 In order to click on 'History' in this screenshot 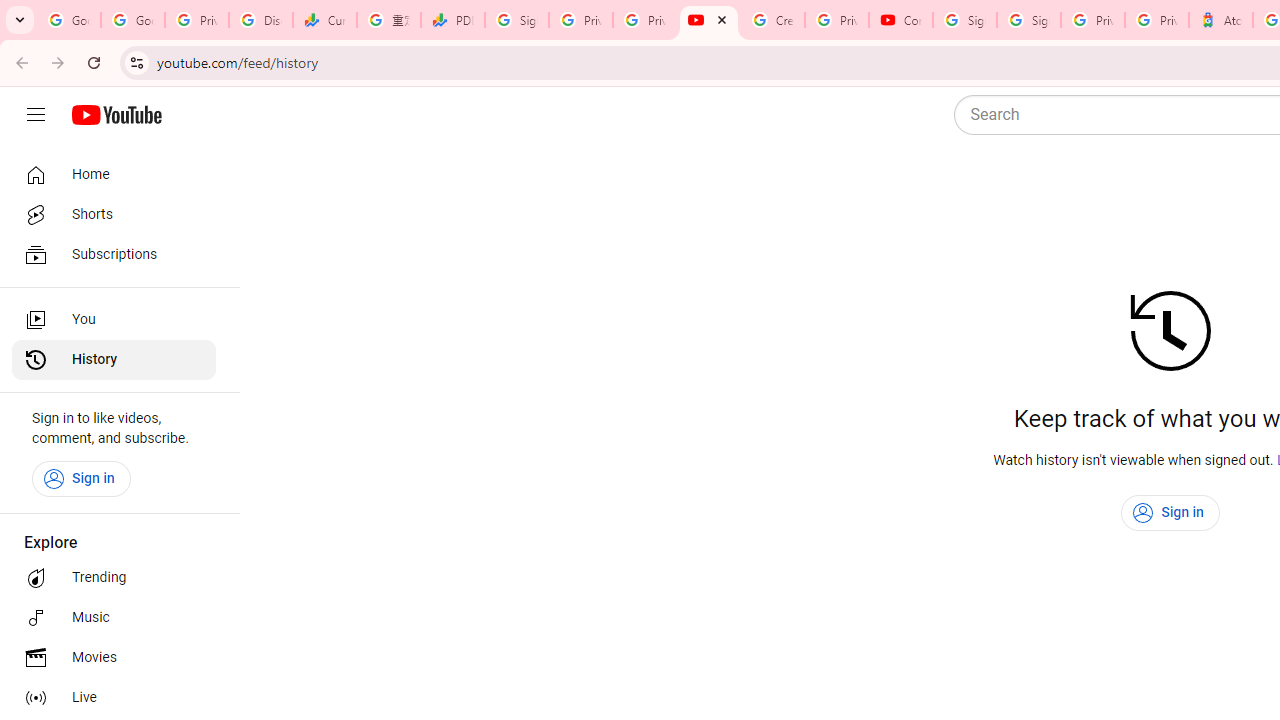, I will do `click(112, 360)`.